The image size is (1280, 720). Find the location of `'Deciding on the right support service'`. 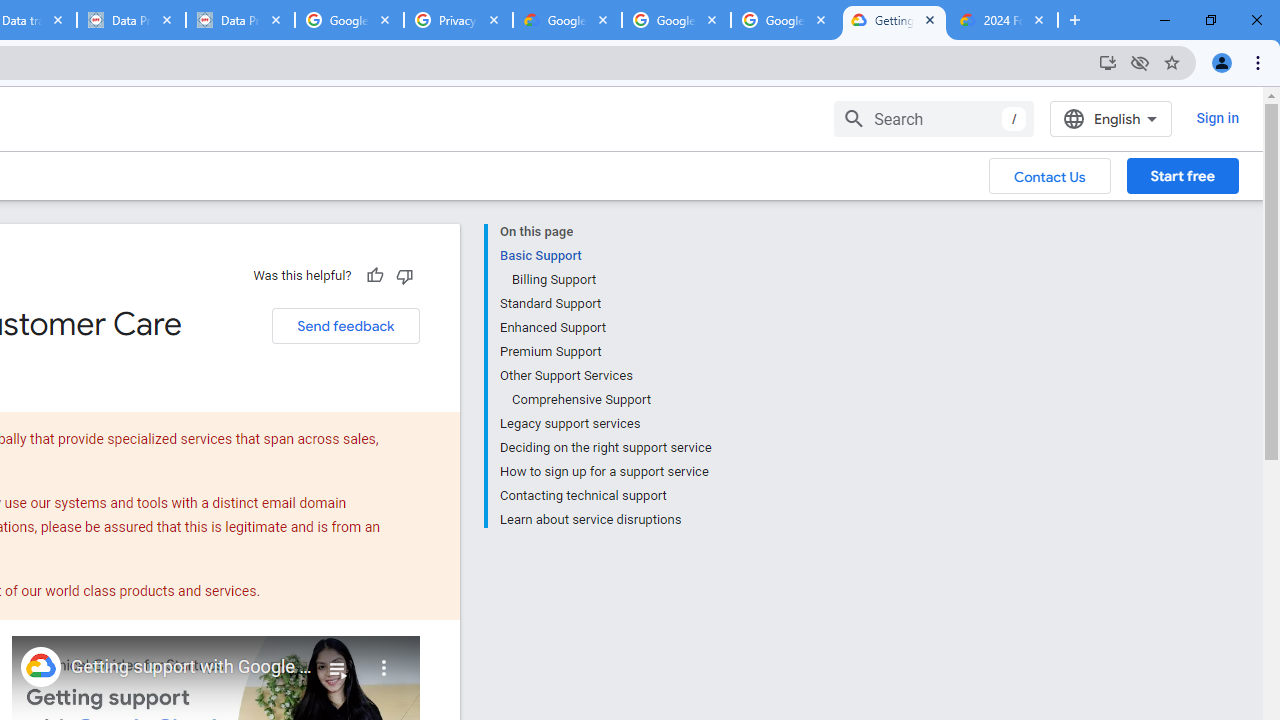

'Deciding on the right support service' is located at coordinates (604, 447).